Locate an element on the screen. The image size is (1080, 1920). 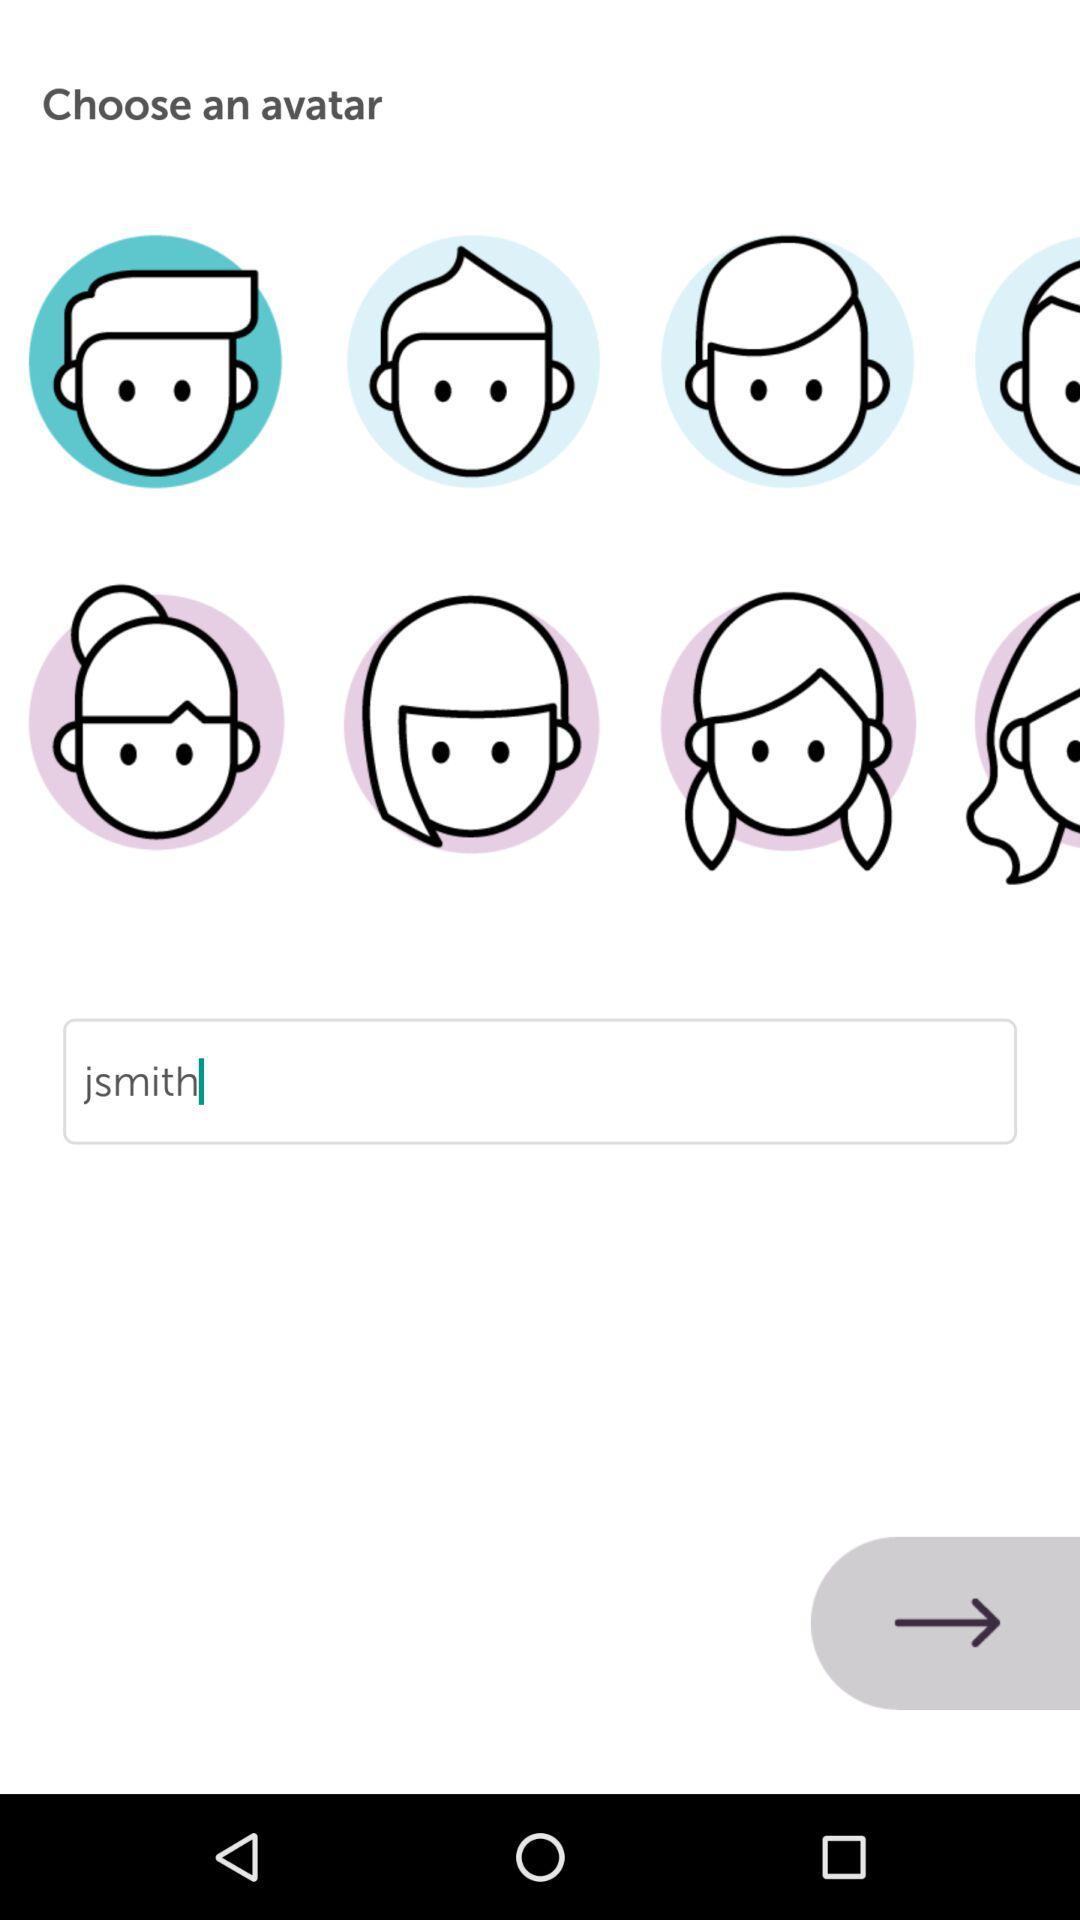
icon below jsmith is located at coordinates (945, 1623).